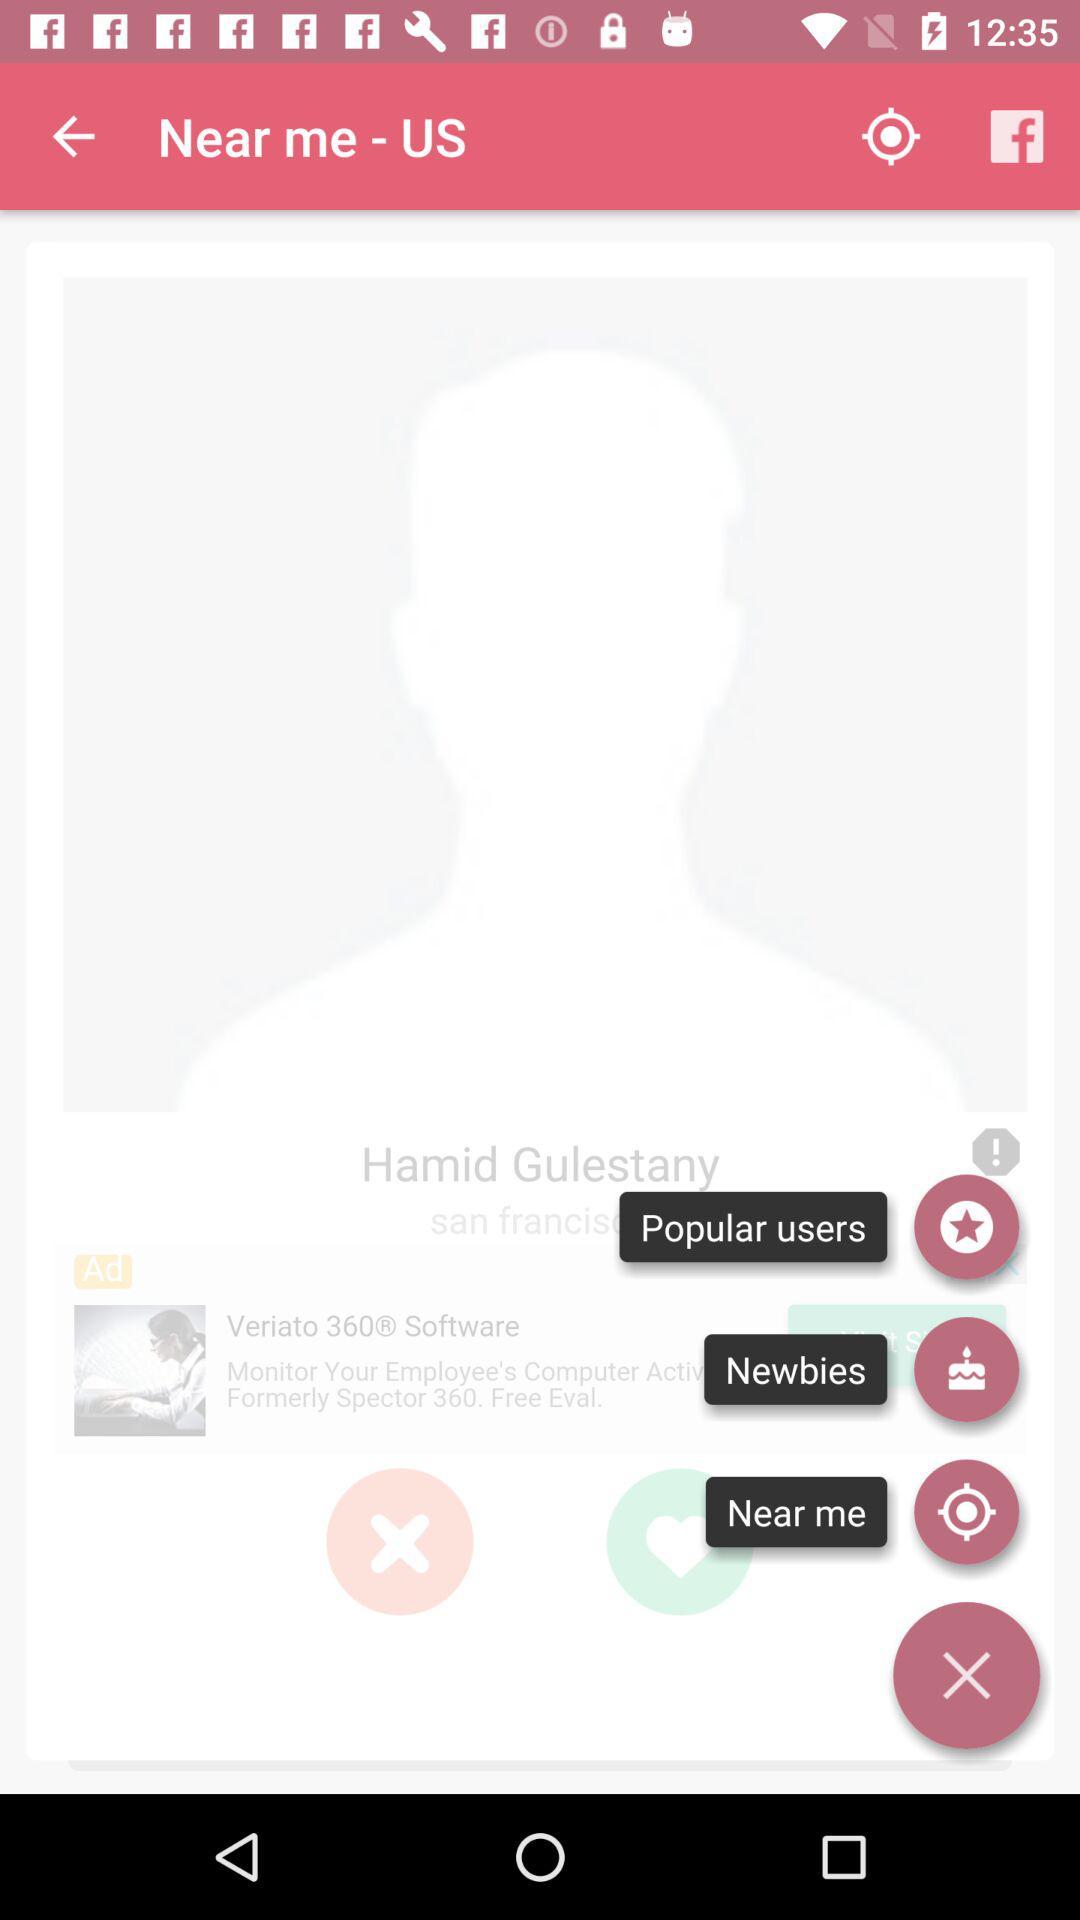  What do you see at coordinates (795, 1512) in the screenshot?
I see `text below newbies` at bounding box center [795, 1512].